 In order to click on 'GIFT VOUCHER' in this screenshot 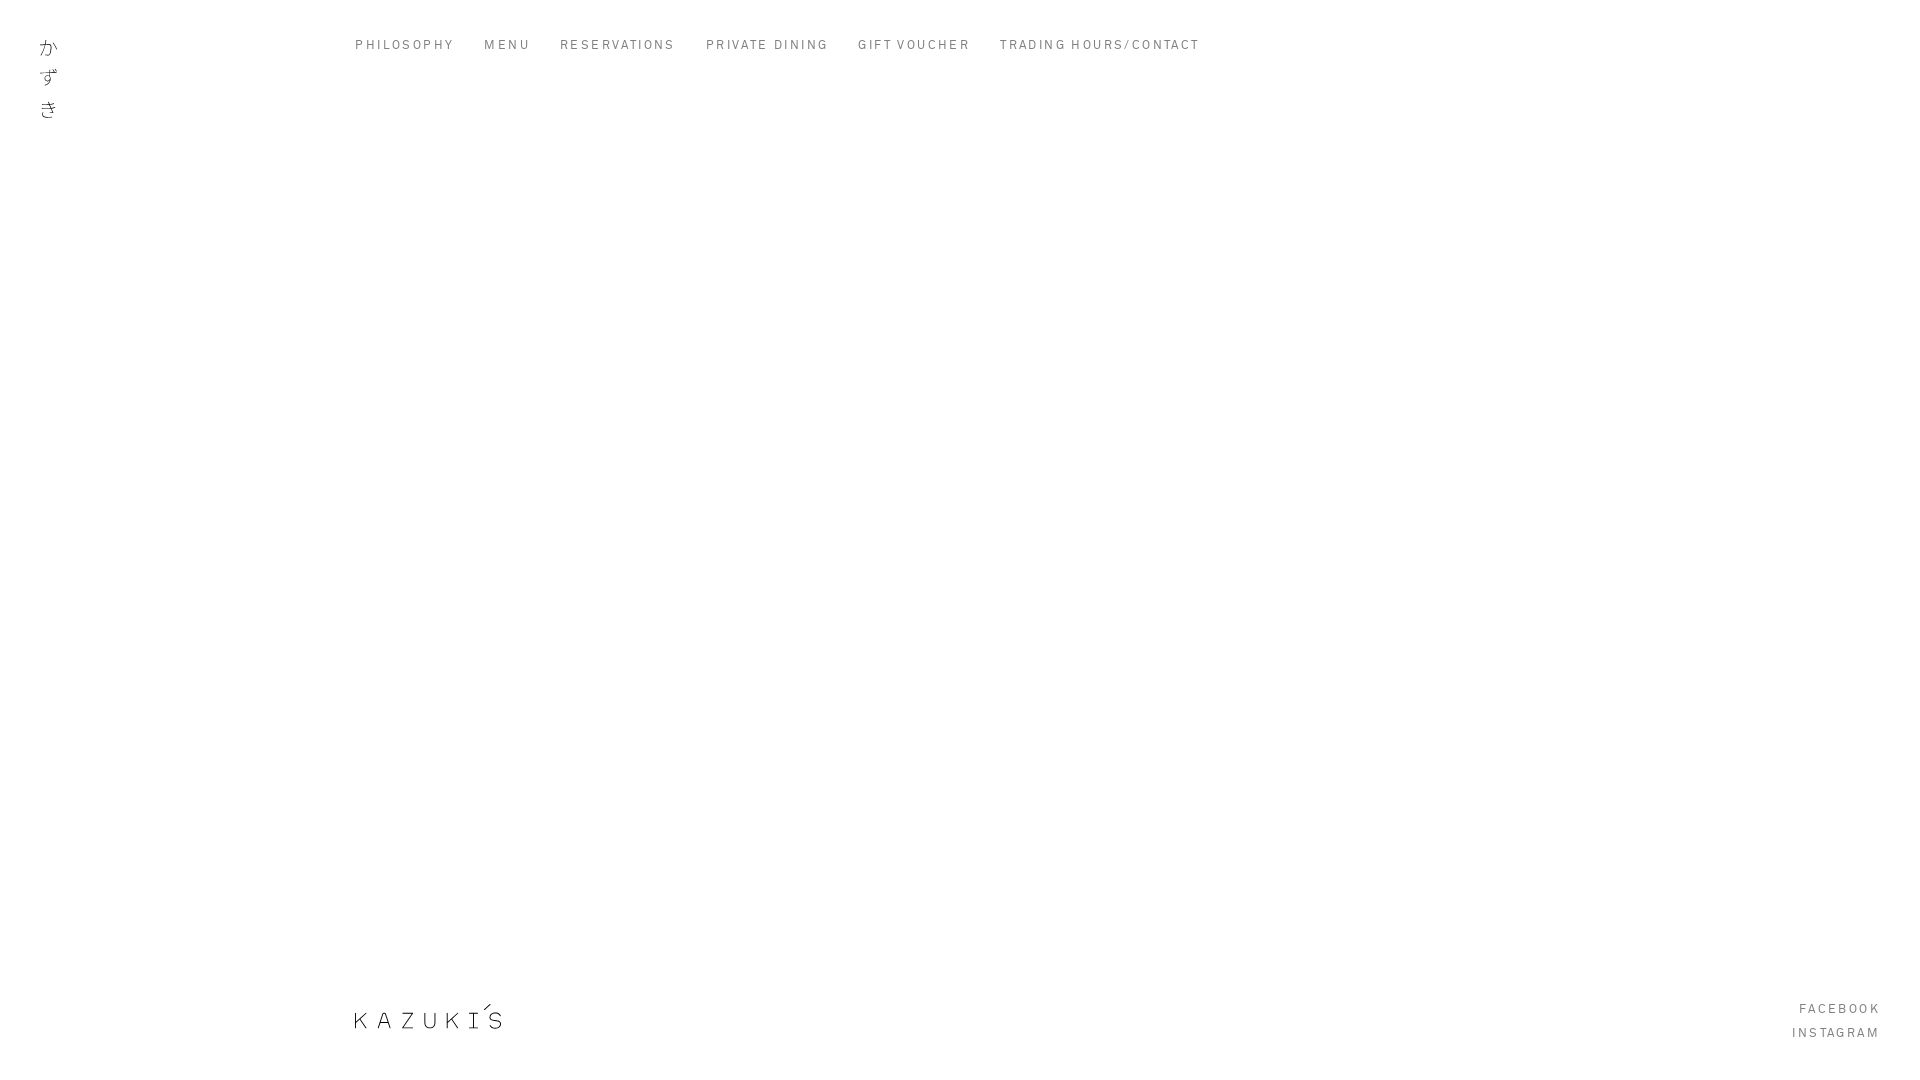, I will do `click(912, 45)`.